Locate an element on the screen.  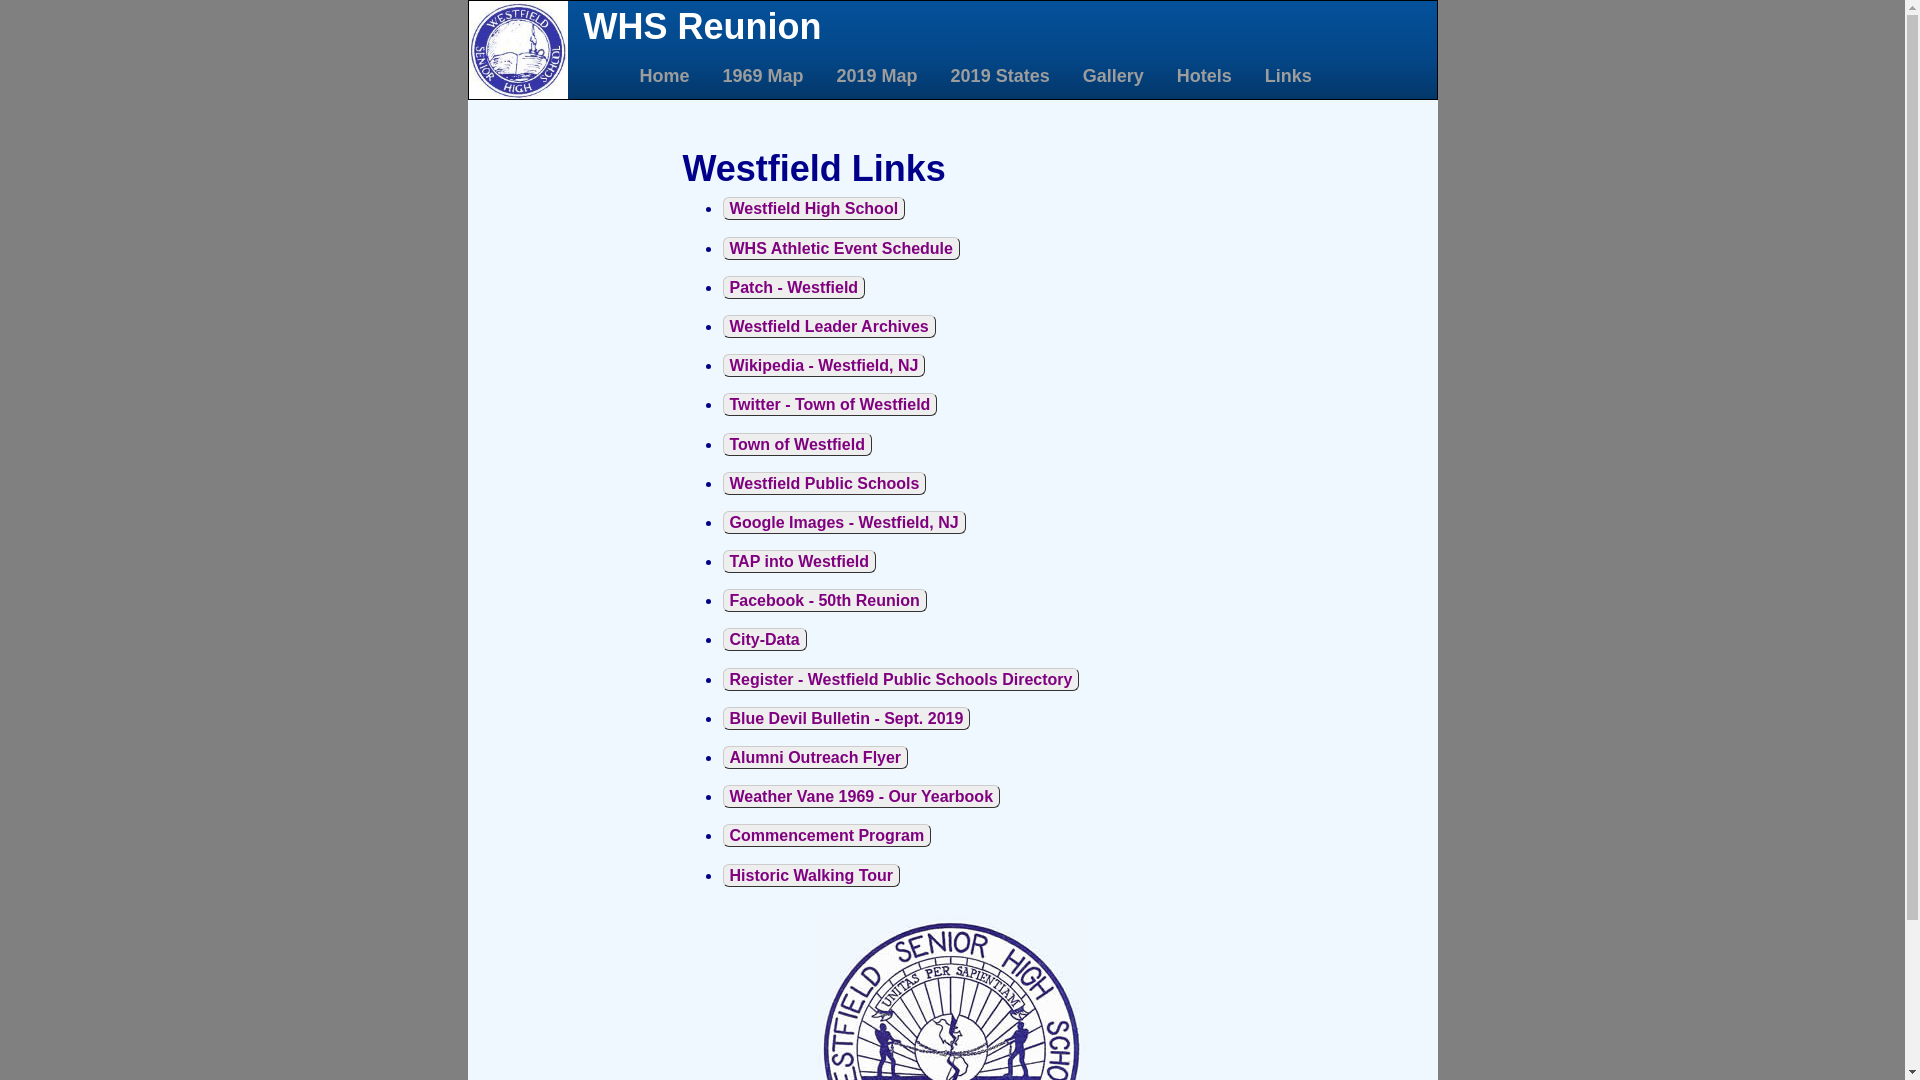
'Hotels' is located at coordinates (1202, 75).